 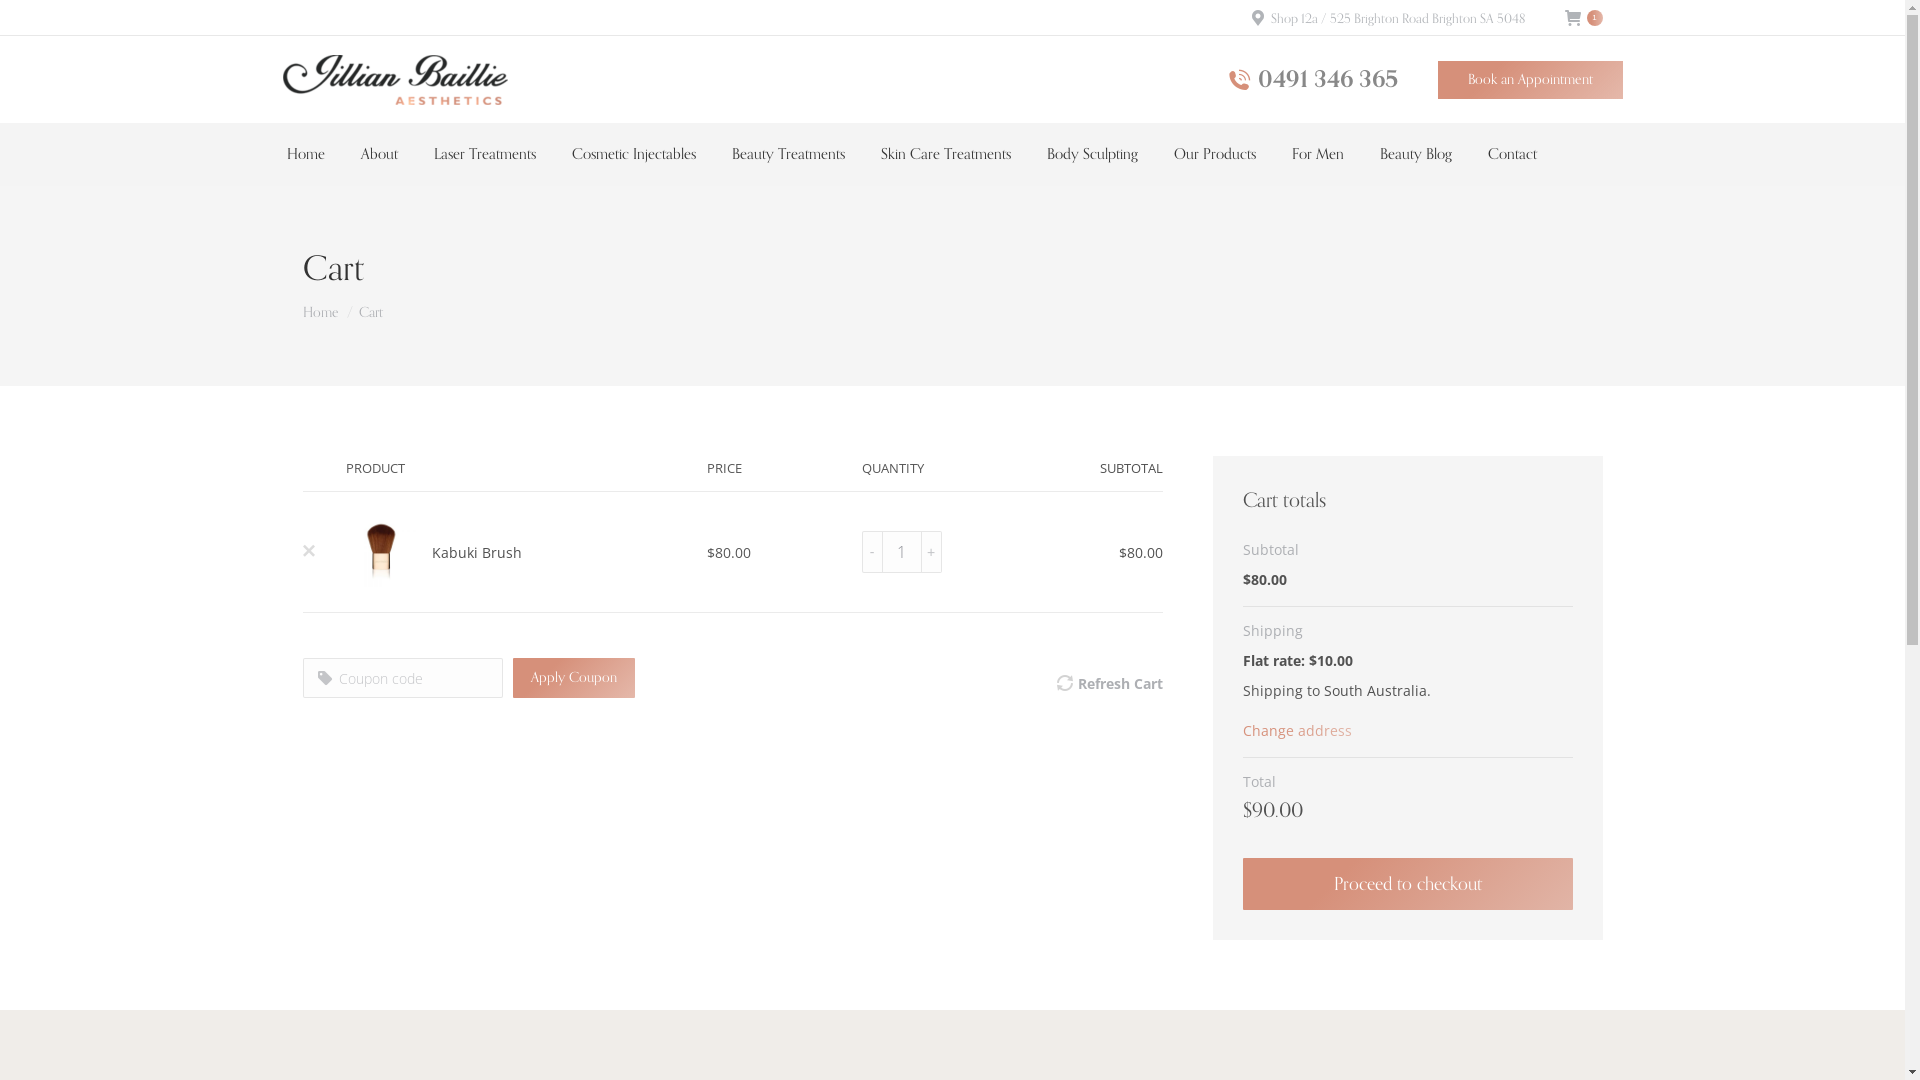 I want to click on 'Cosmetic Injectables', so click(x=632, y=153).